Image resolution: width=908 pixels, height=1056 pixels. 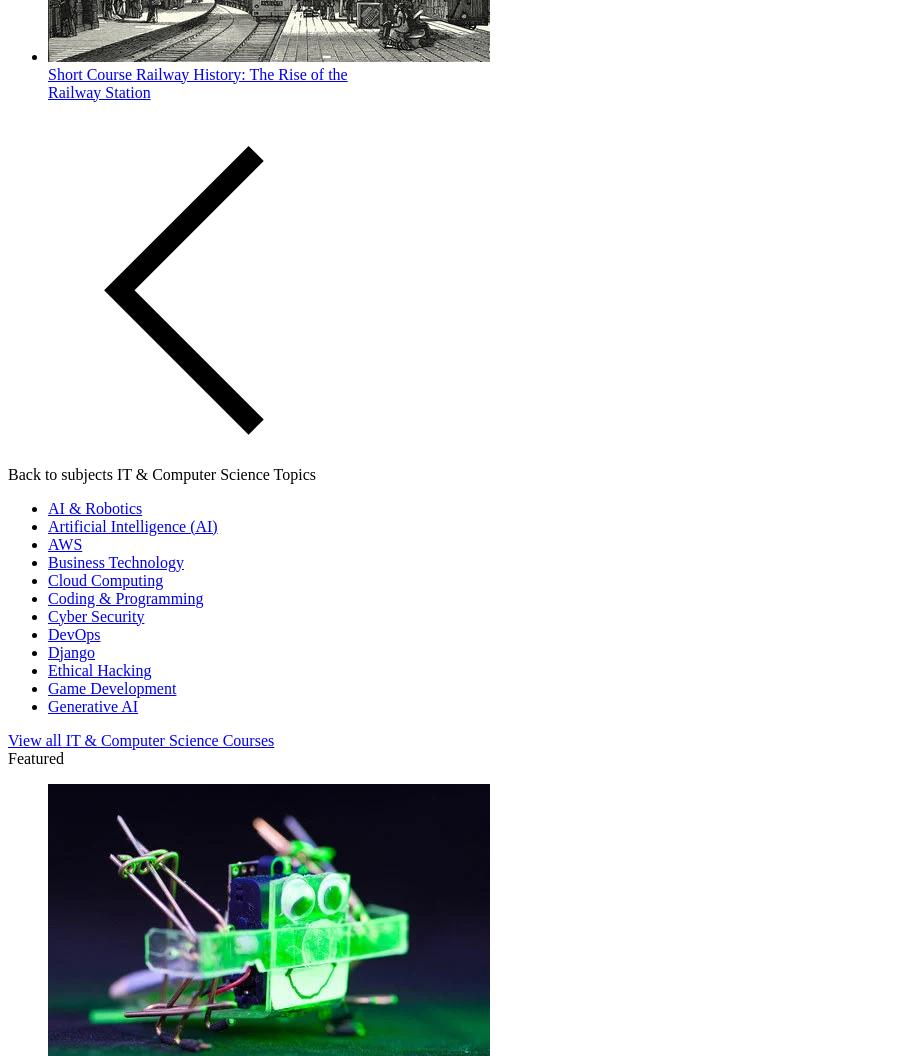 I want to click on 'Business Technology', so click(x=48, y=561).